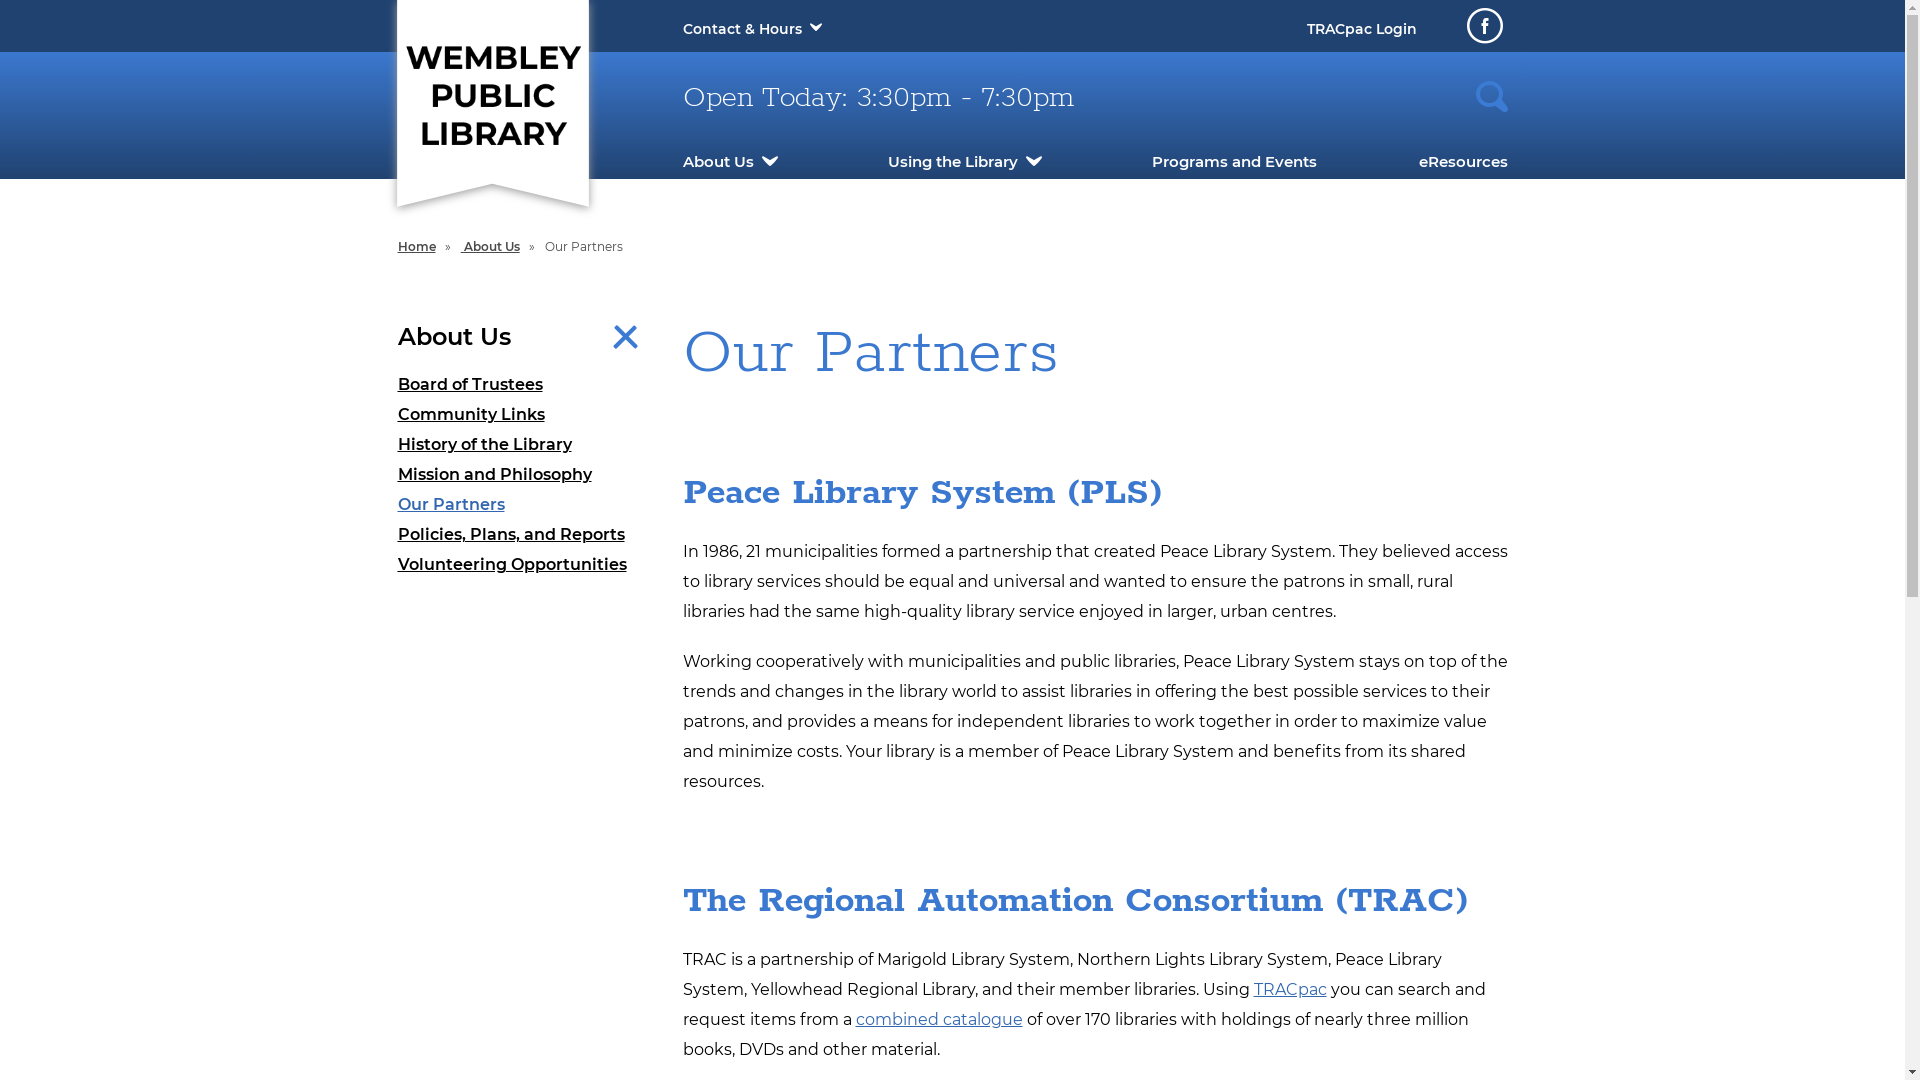 This screenshot has height=1080, width=1920. I want to click on 'About Us', so click(490, 245).